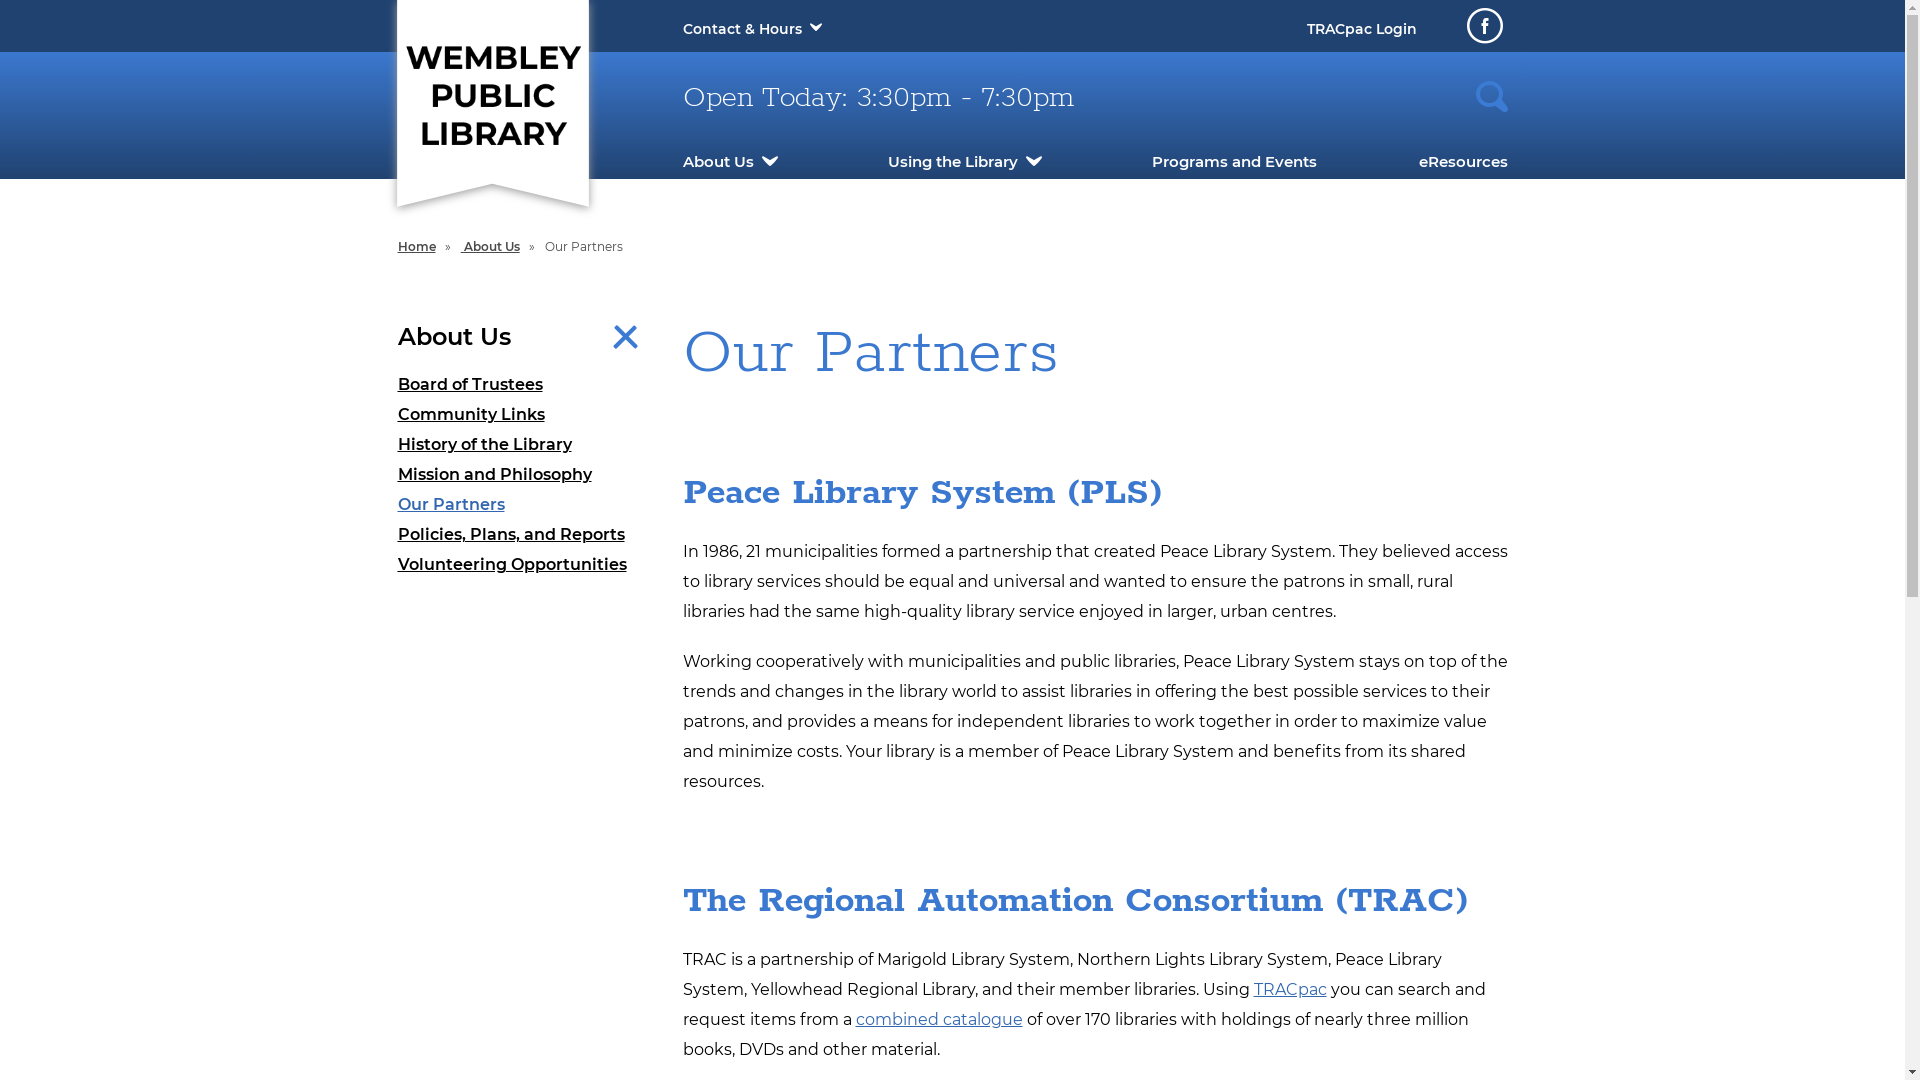 This screenshot has height=1080, width=1920. I want to click on 'About Us', so click(490, 245).